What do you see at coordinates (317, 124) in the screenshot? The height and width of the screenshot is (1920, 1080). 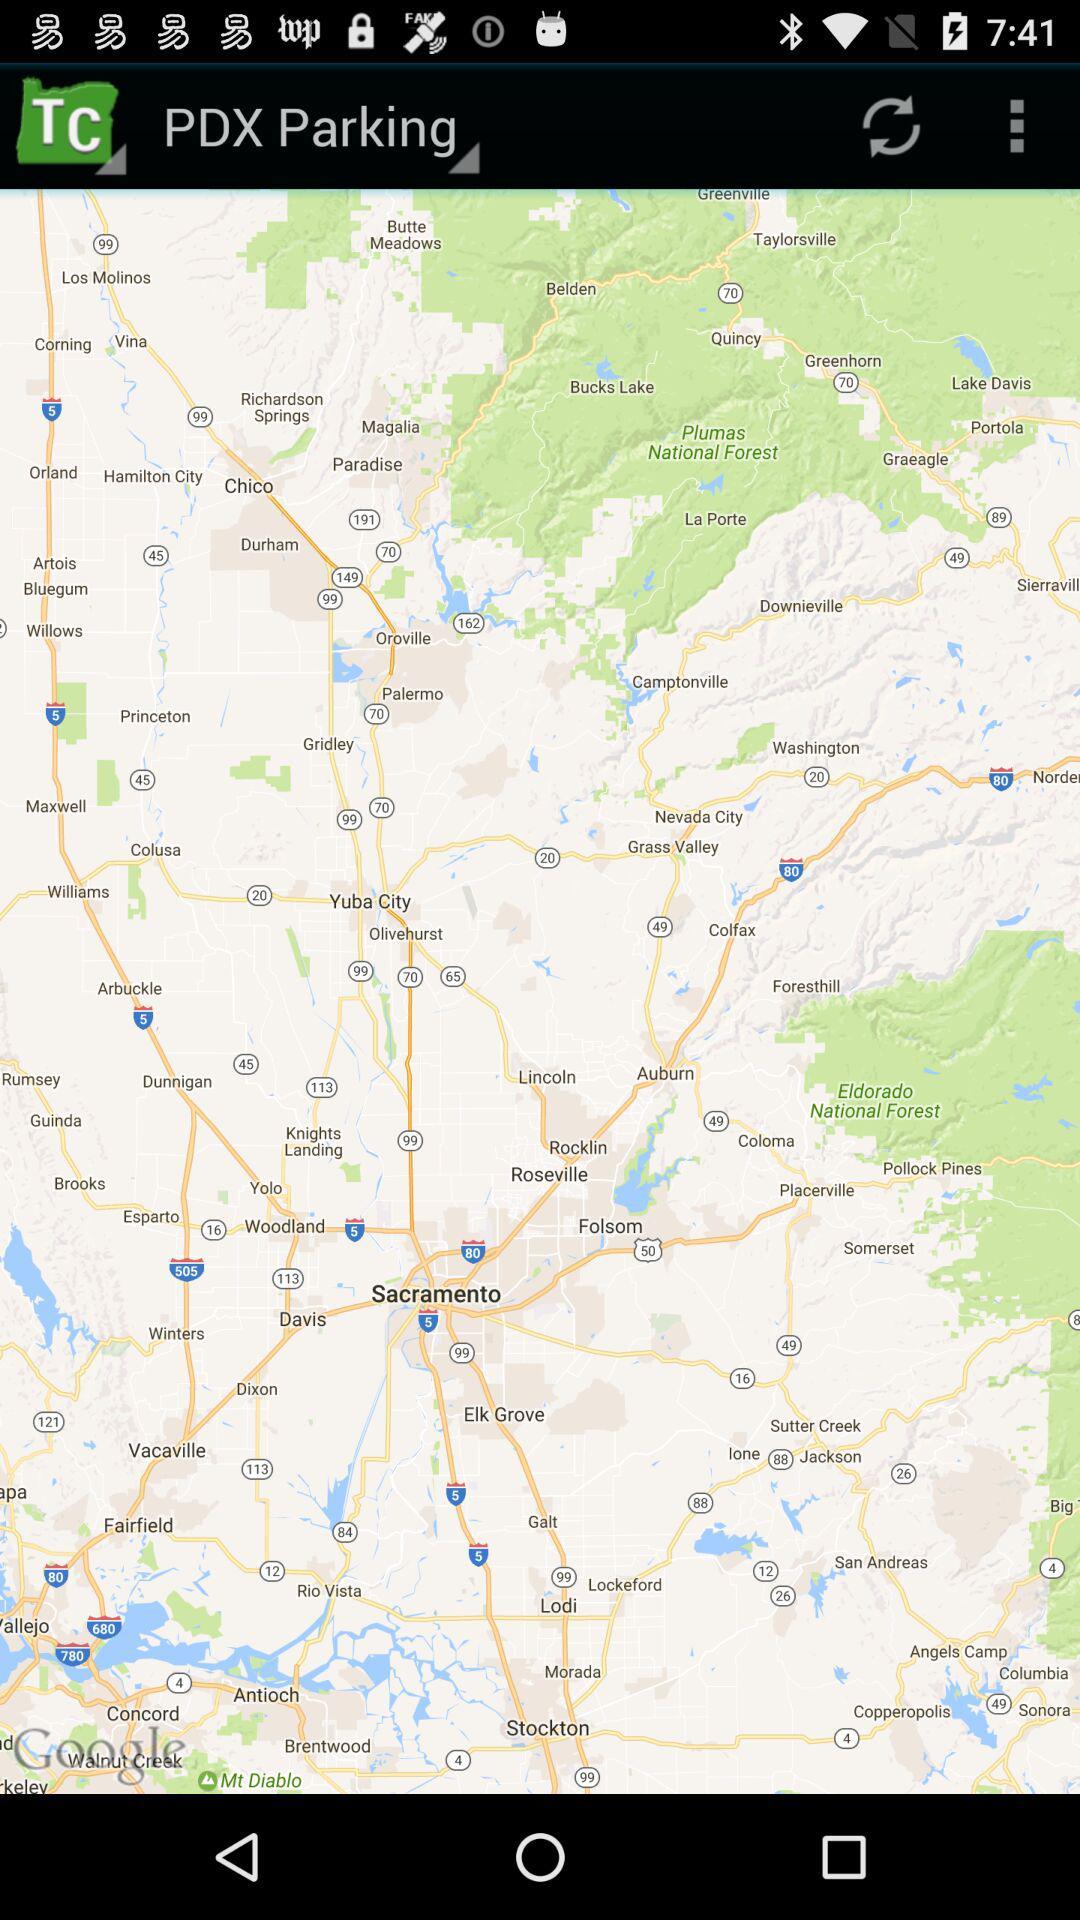 I see `the pdx parking app` at bounding box center [317, 124].